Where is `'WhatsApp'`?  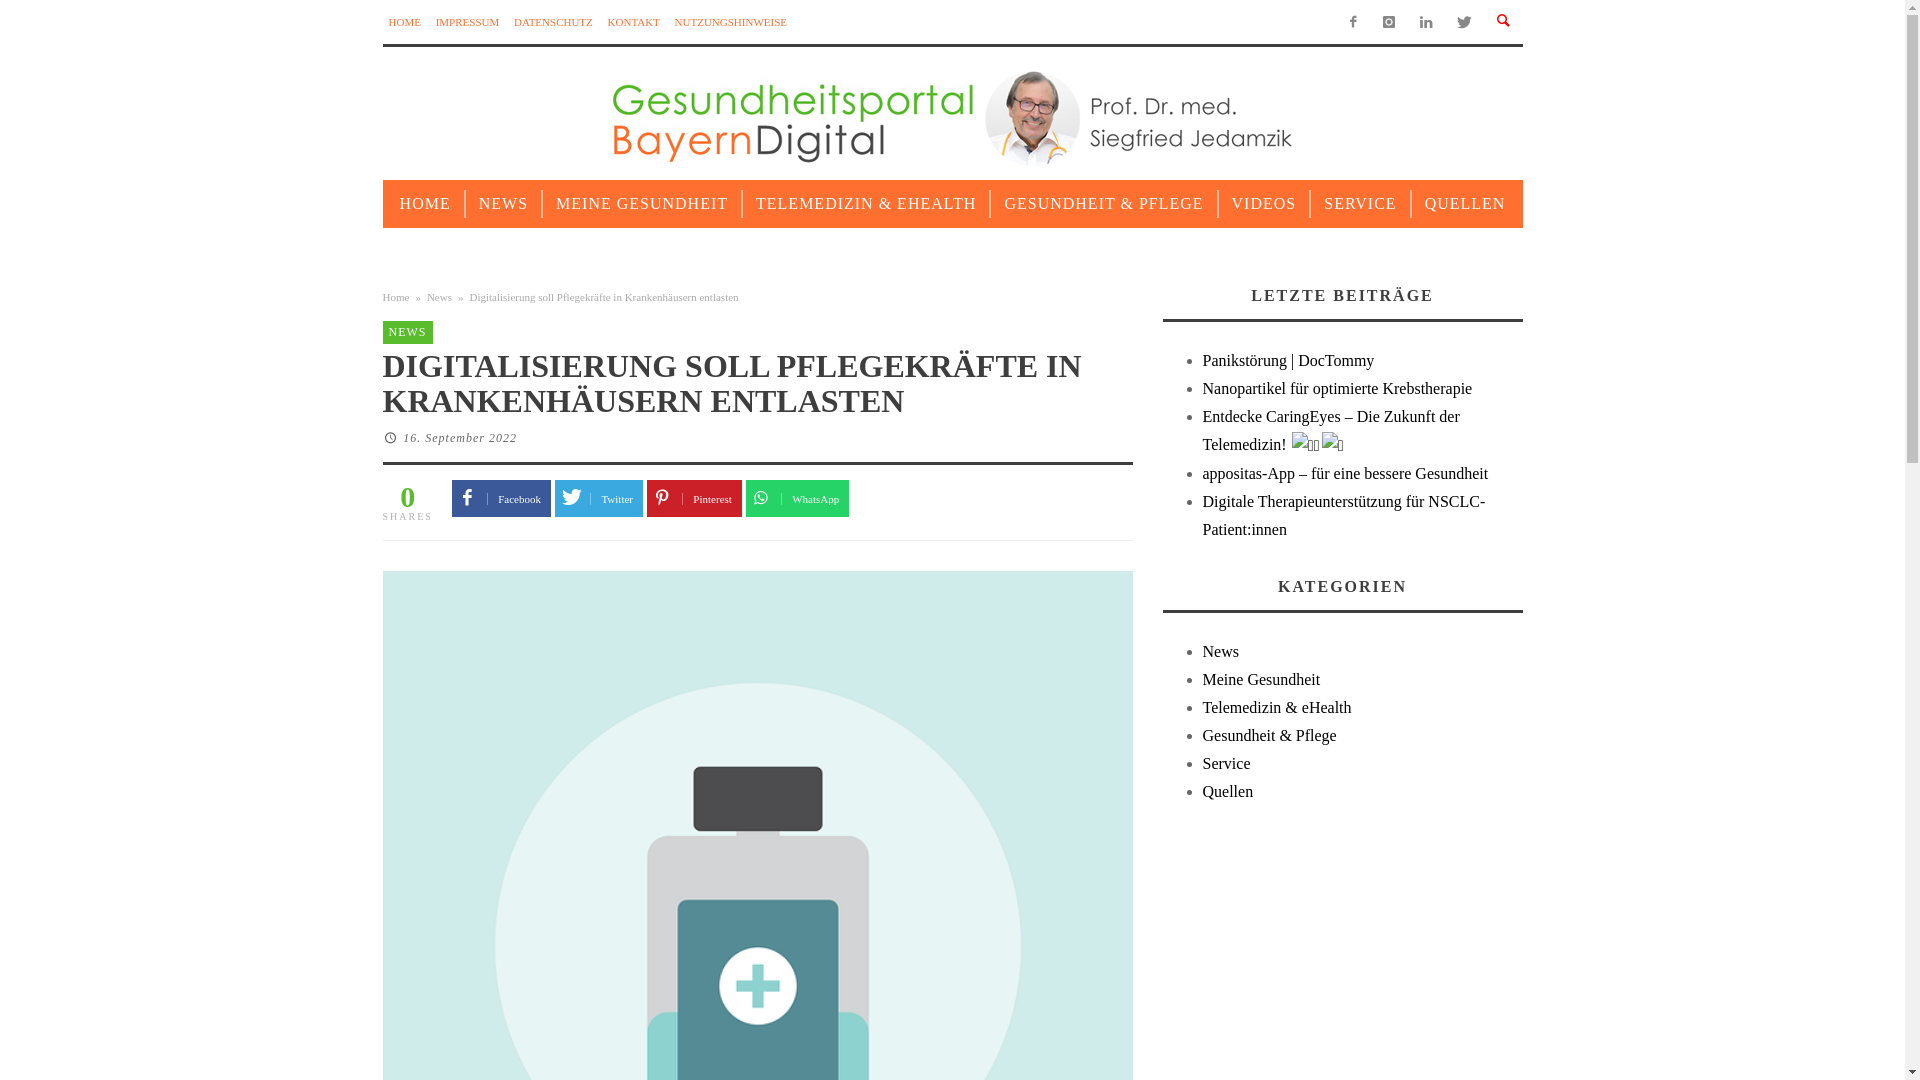 'WhatsApp' is located at coordinates (796, 497).